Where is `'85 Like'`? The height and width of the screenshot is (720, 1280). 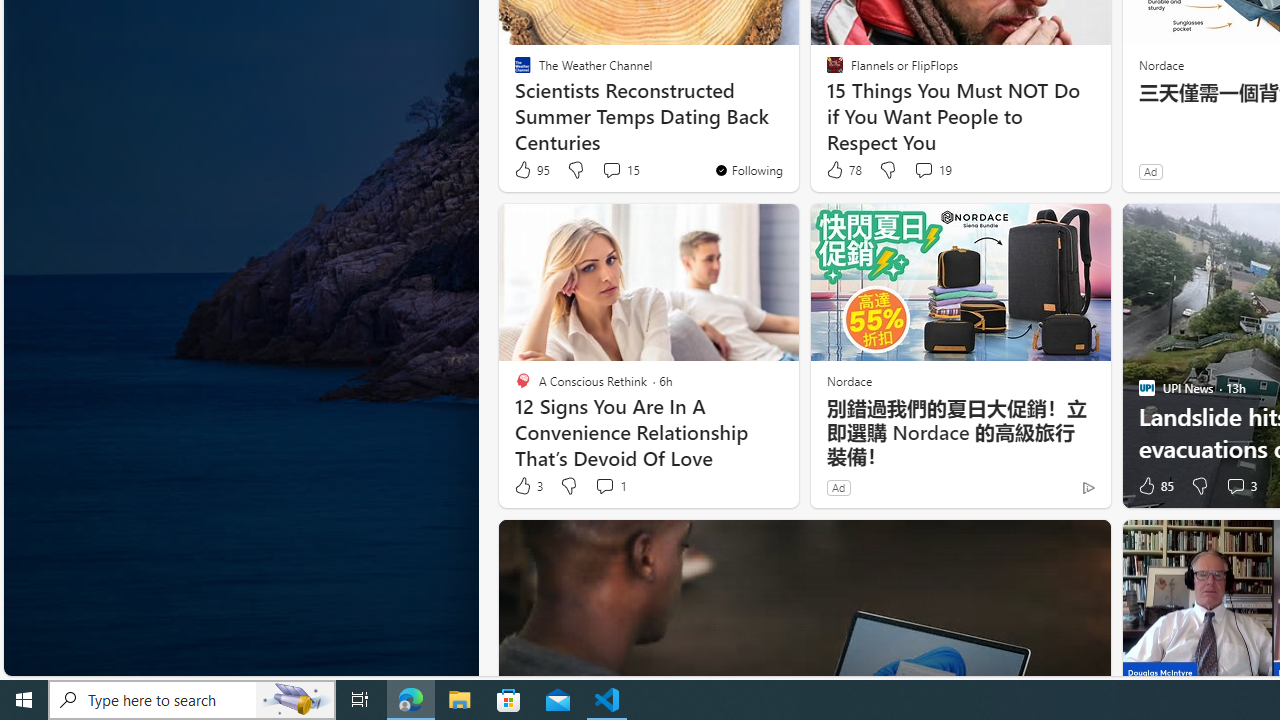 '85 Like' is located at coordinates (1154, 486).